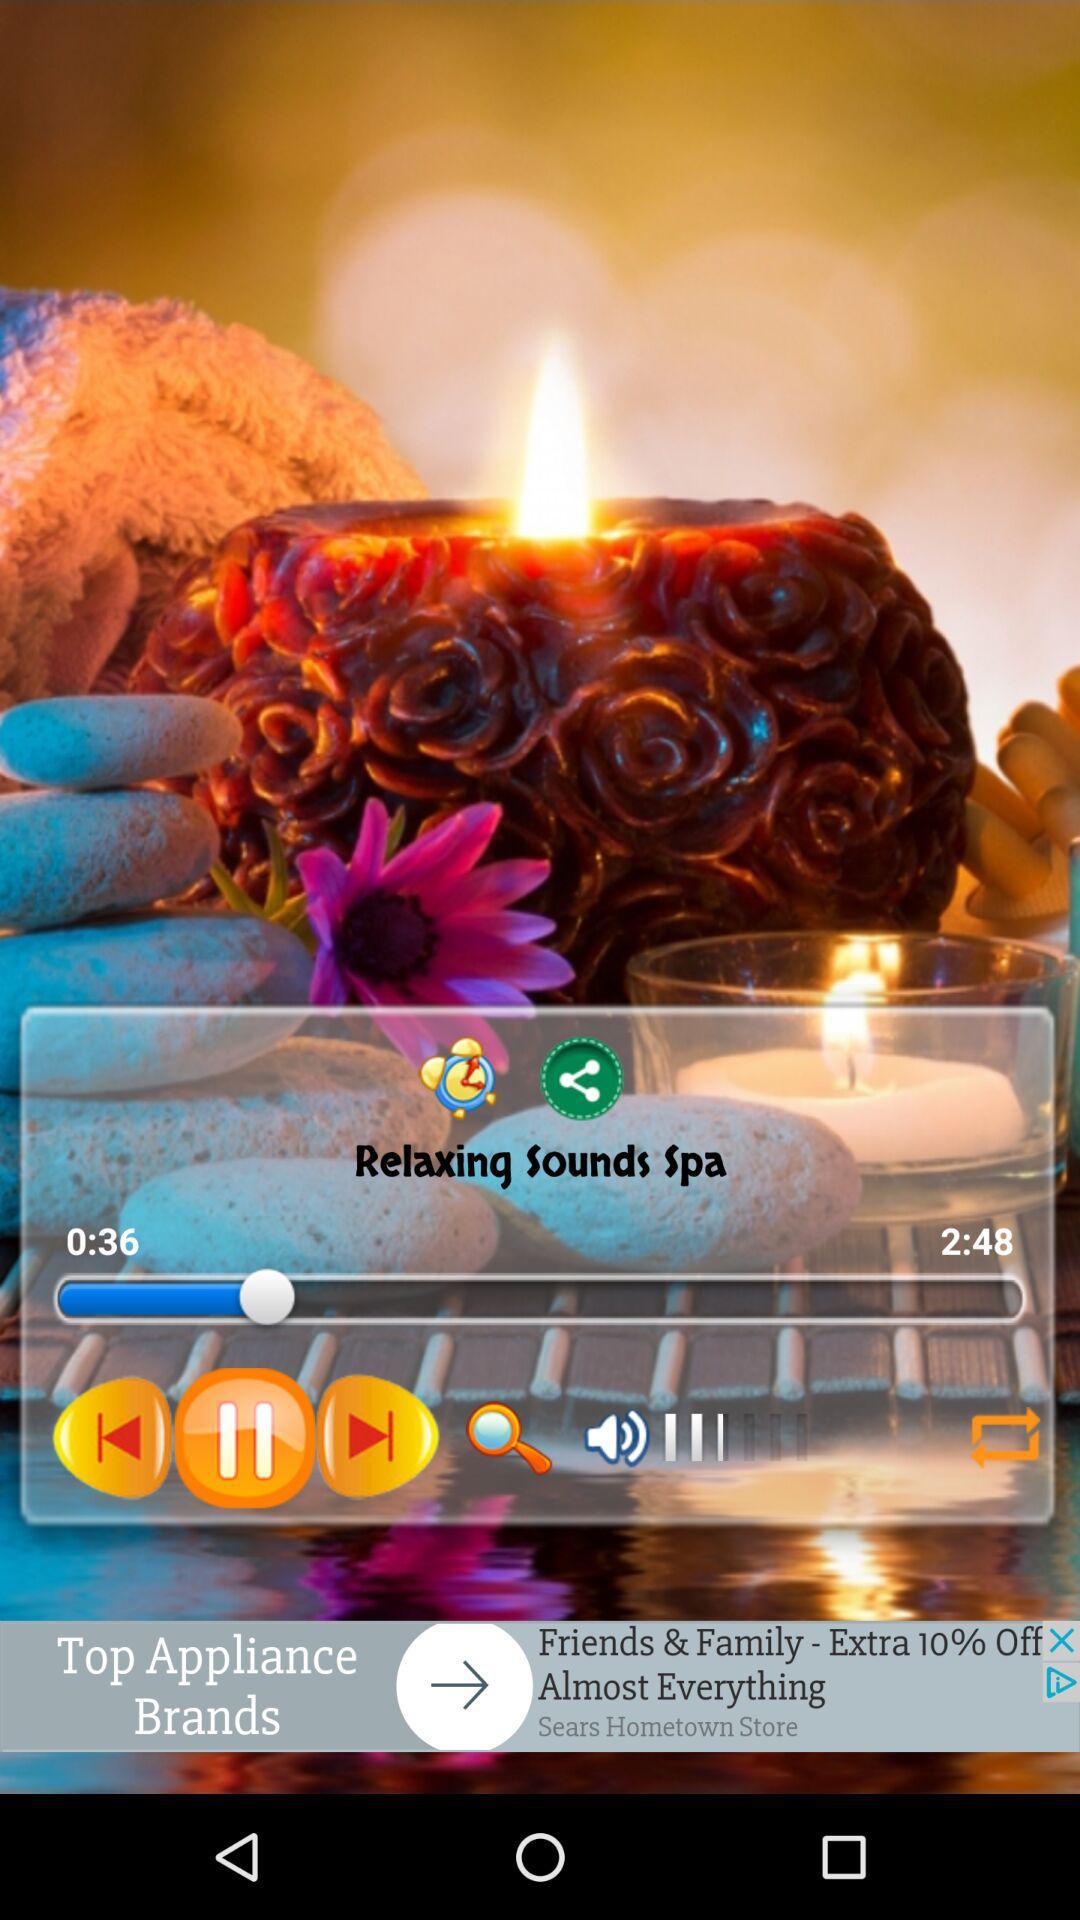 Image resolution: width=1080 pixels, height=1920 pixels. Describe the element at coordinates (458, 1078) in the screenshot. I see `icon left to share icon` at that location.